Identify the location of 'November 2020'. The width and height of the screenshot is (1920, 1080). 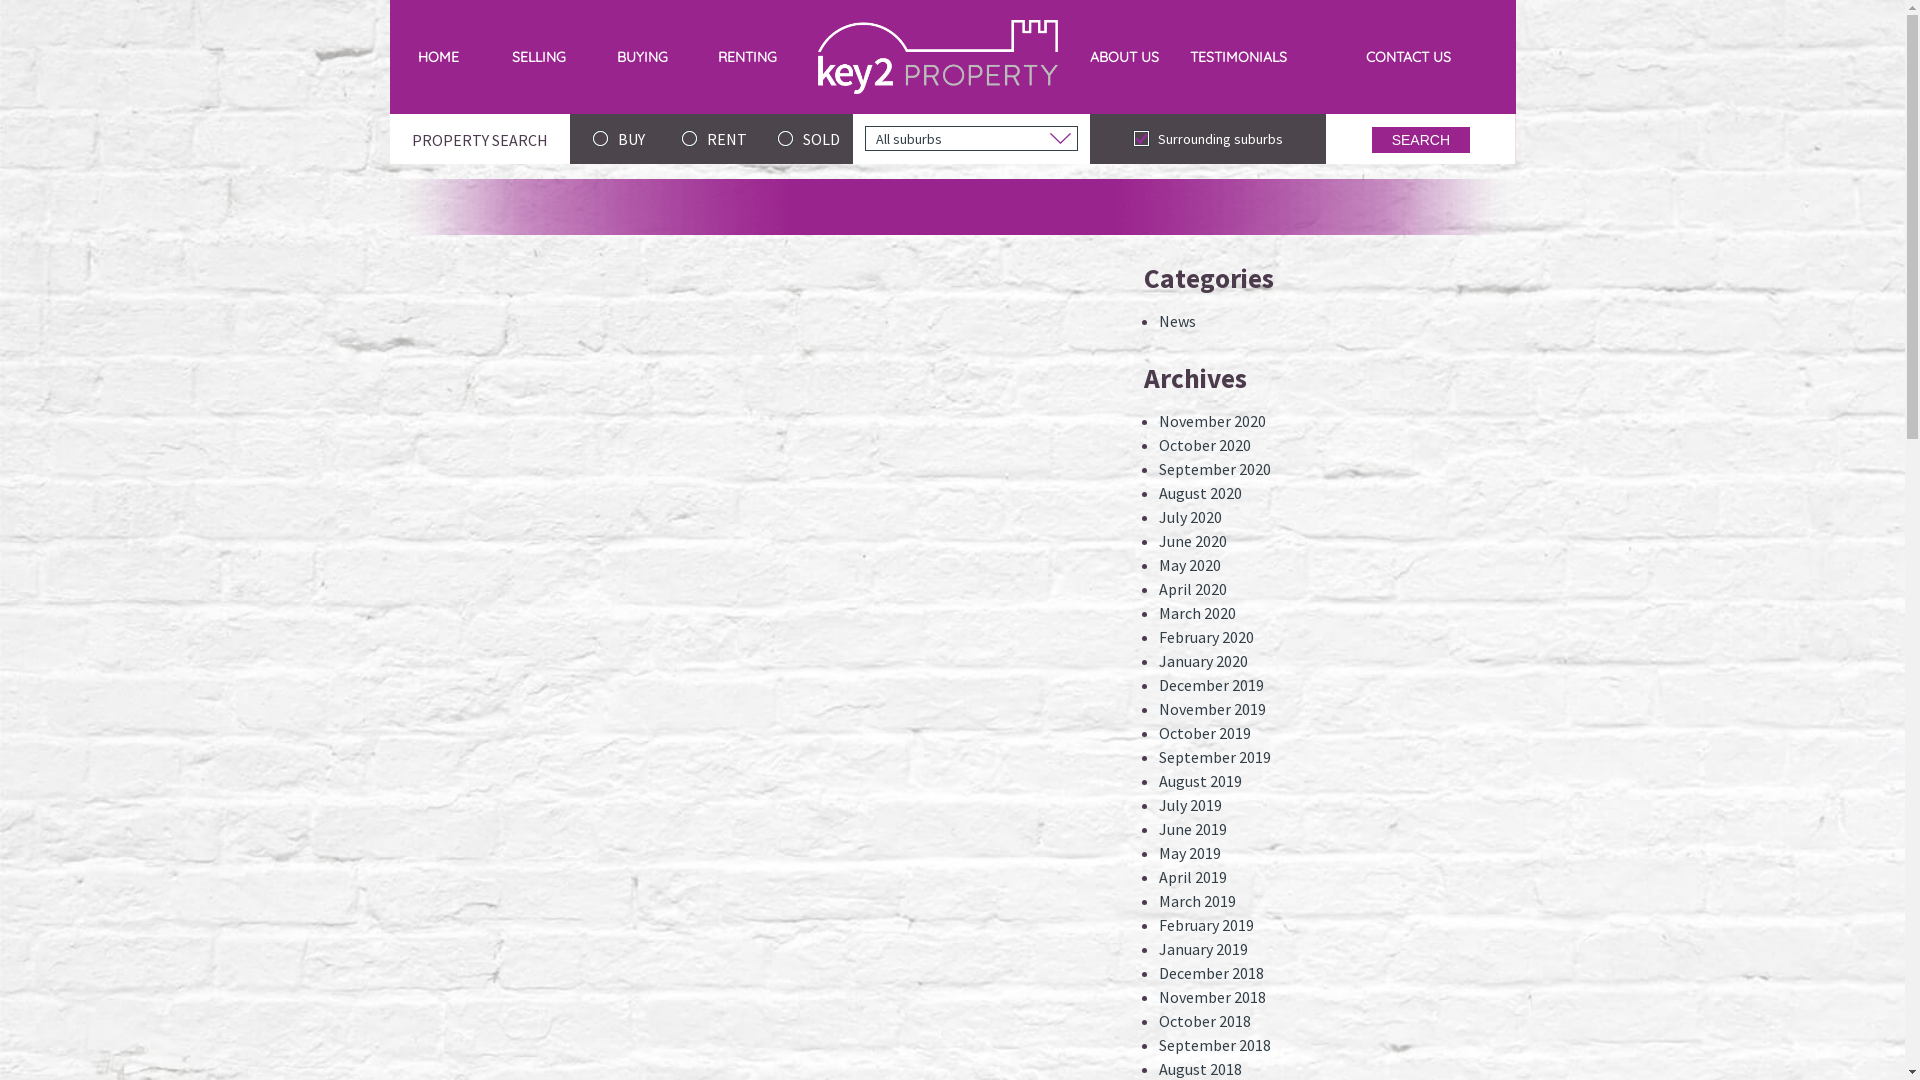
(1211, 419).